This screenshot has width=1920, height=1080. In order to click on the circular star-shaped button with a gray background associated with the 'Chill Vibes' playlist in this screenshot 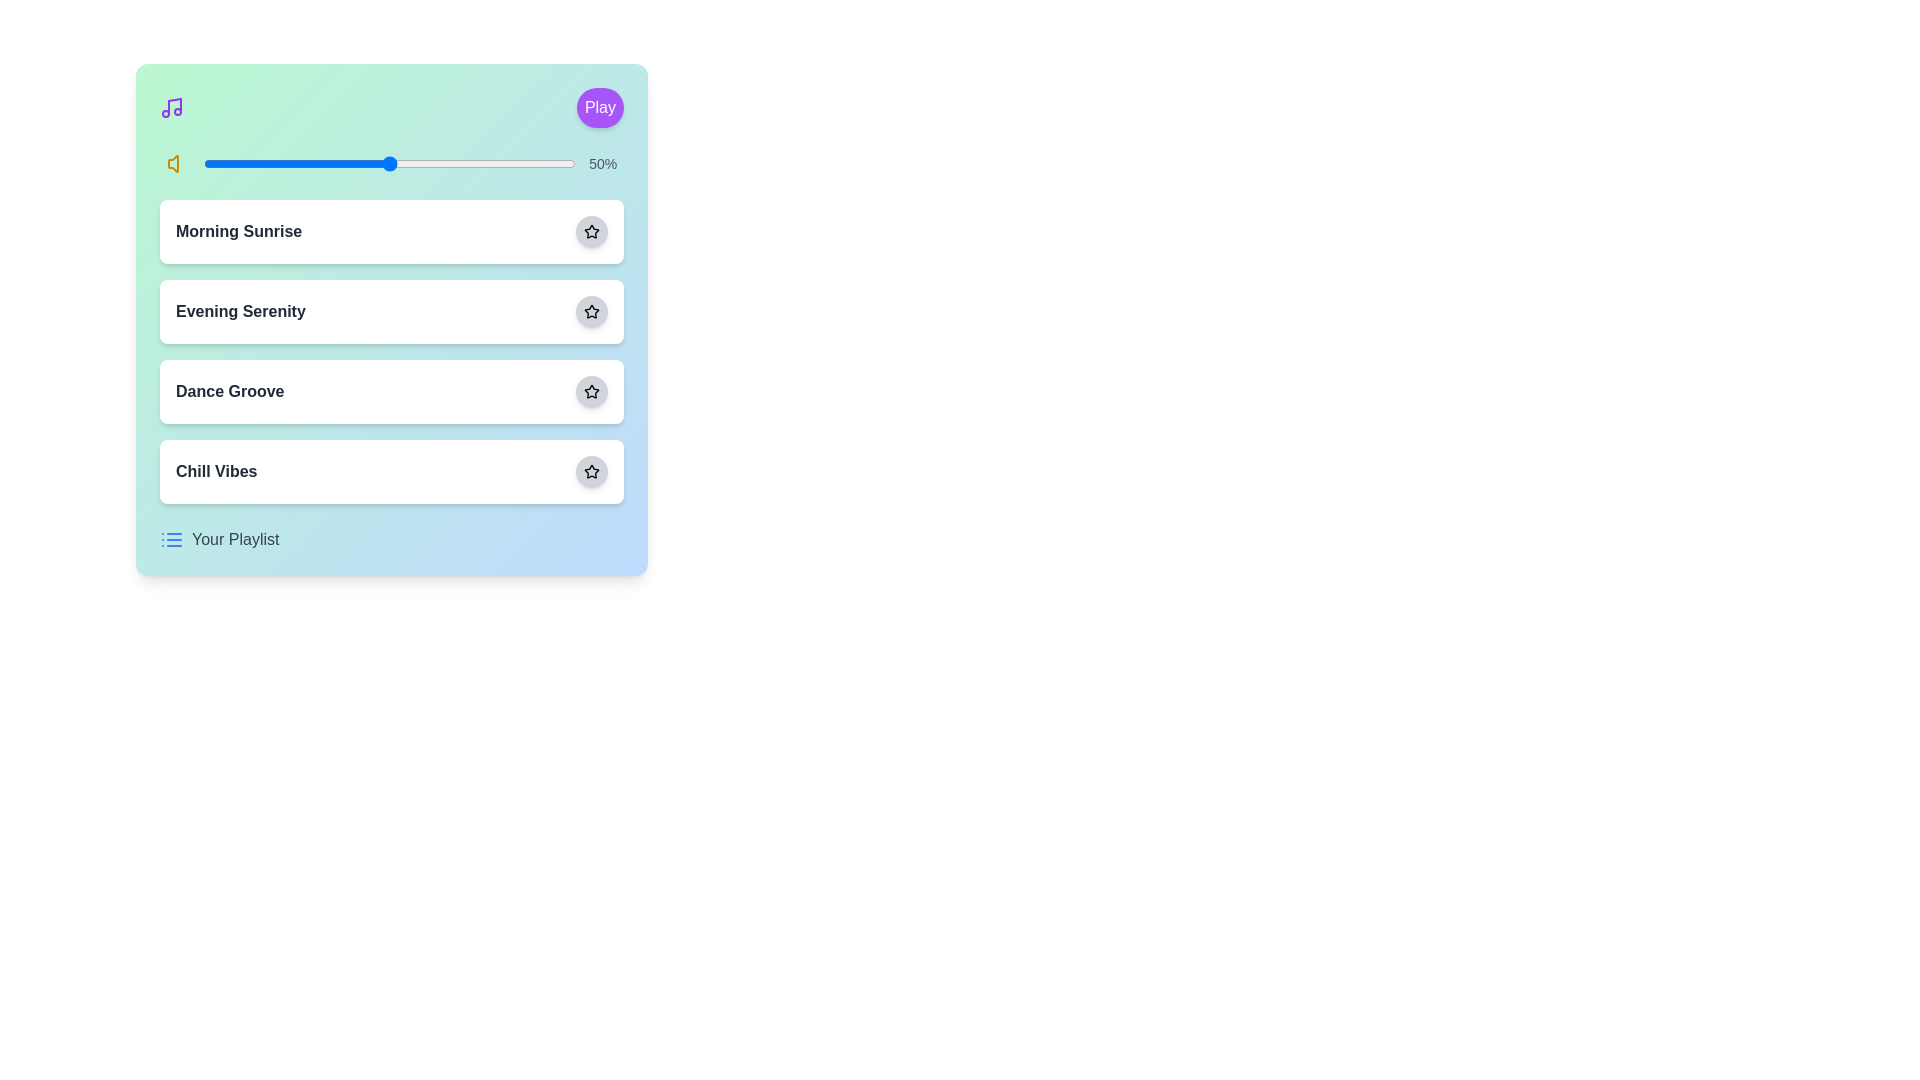, I will do `click(590, 471)`.